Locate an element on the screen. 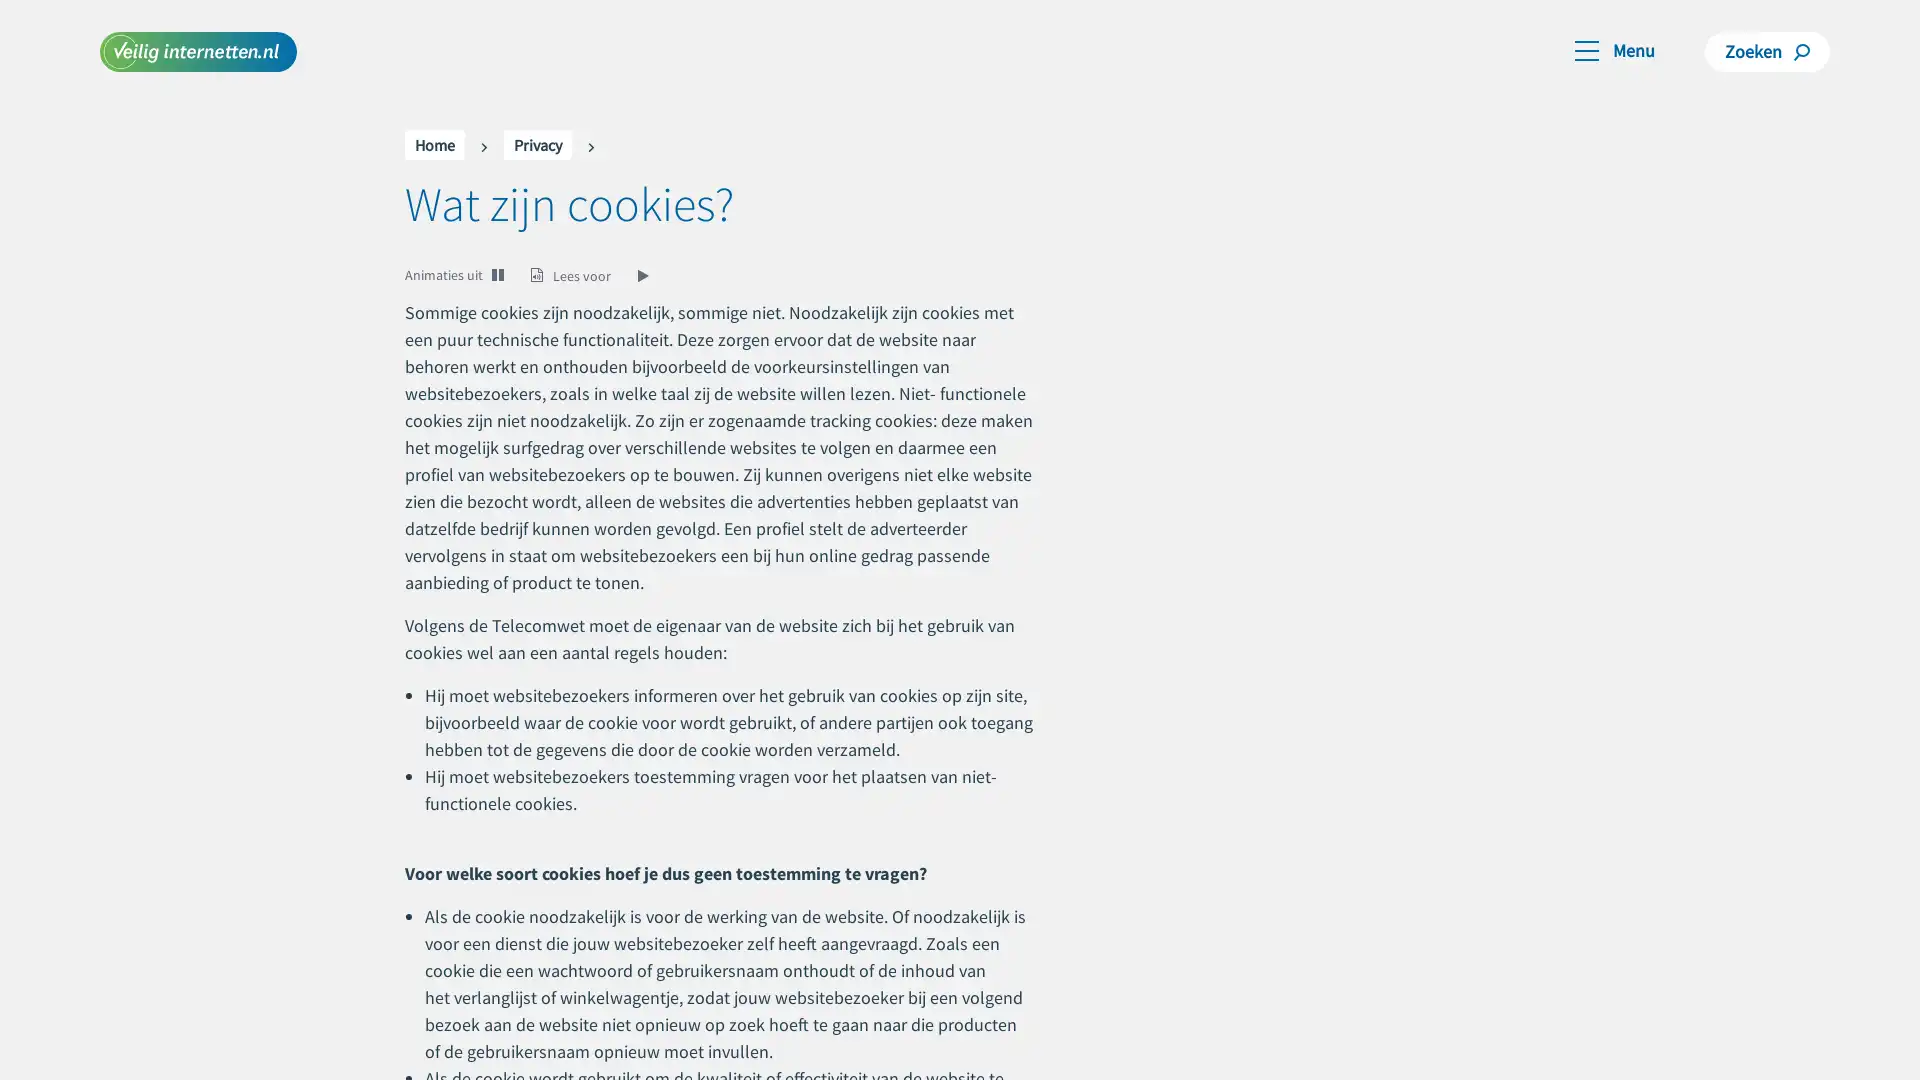 This screenshot has height=1080, width=1920. Zoeken Zoeken is located at coordinates (1767, 50).